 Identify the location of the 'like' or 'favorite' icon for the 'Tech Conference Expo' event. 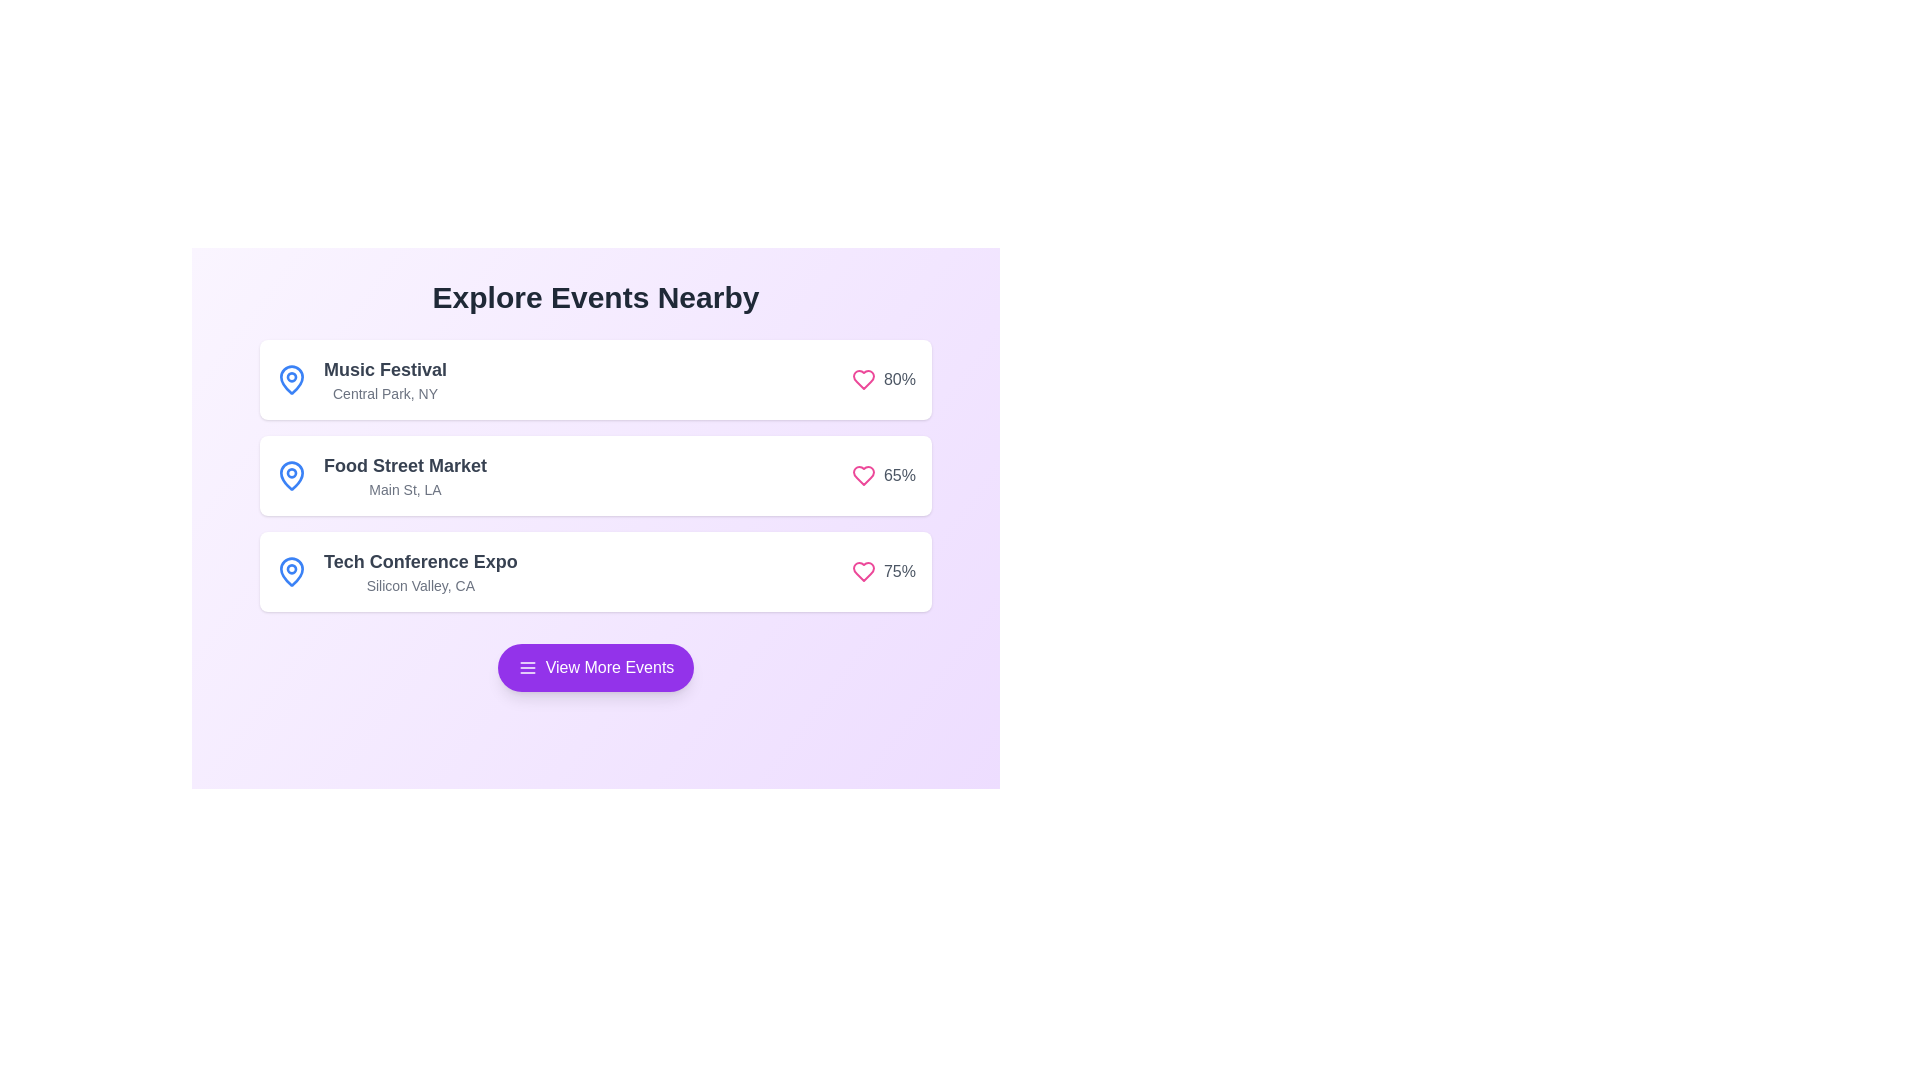
(864, 571).